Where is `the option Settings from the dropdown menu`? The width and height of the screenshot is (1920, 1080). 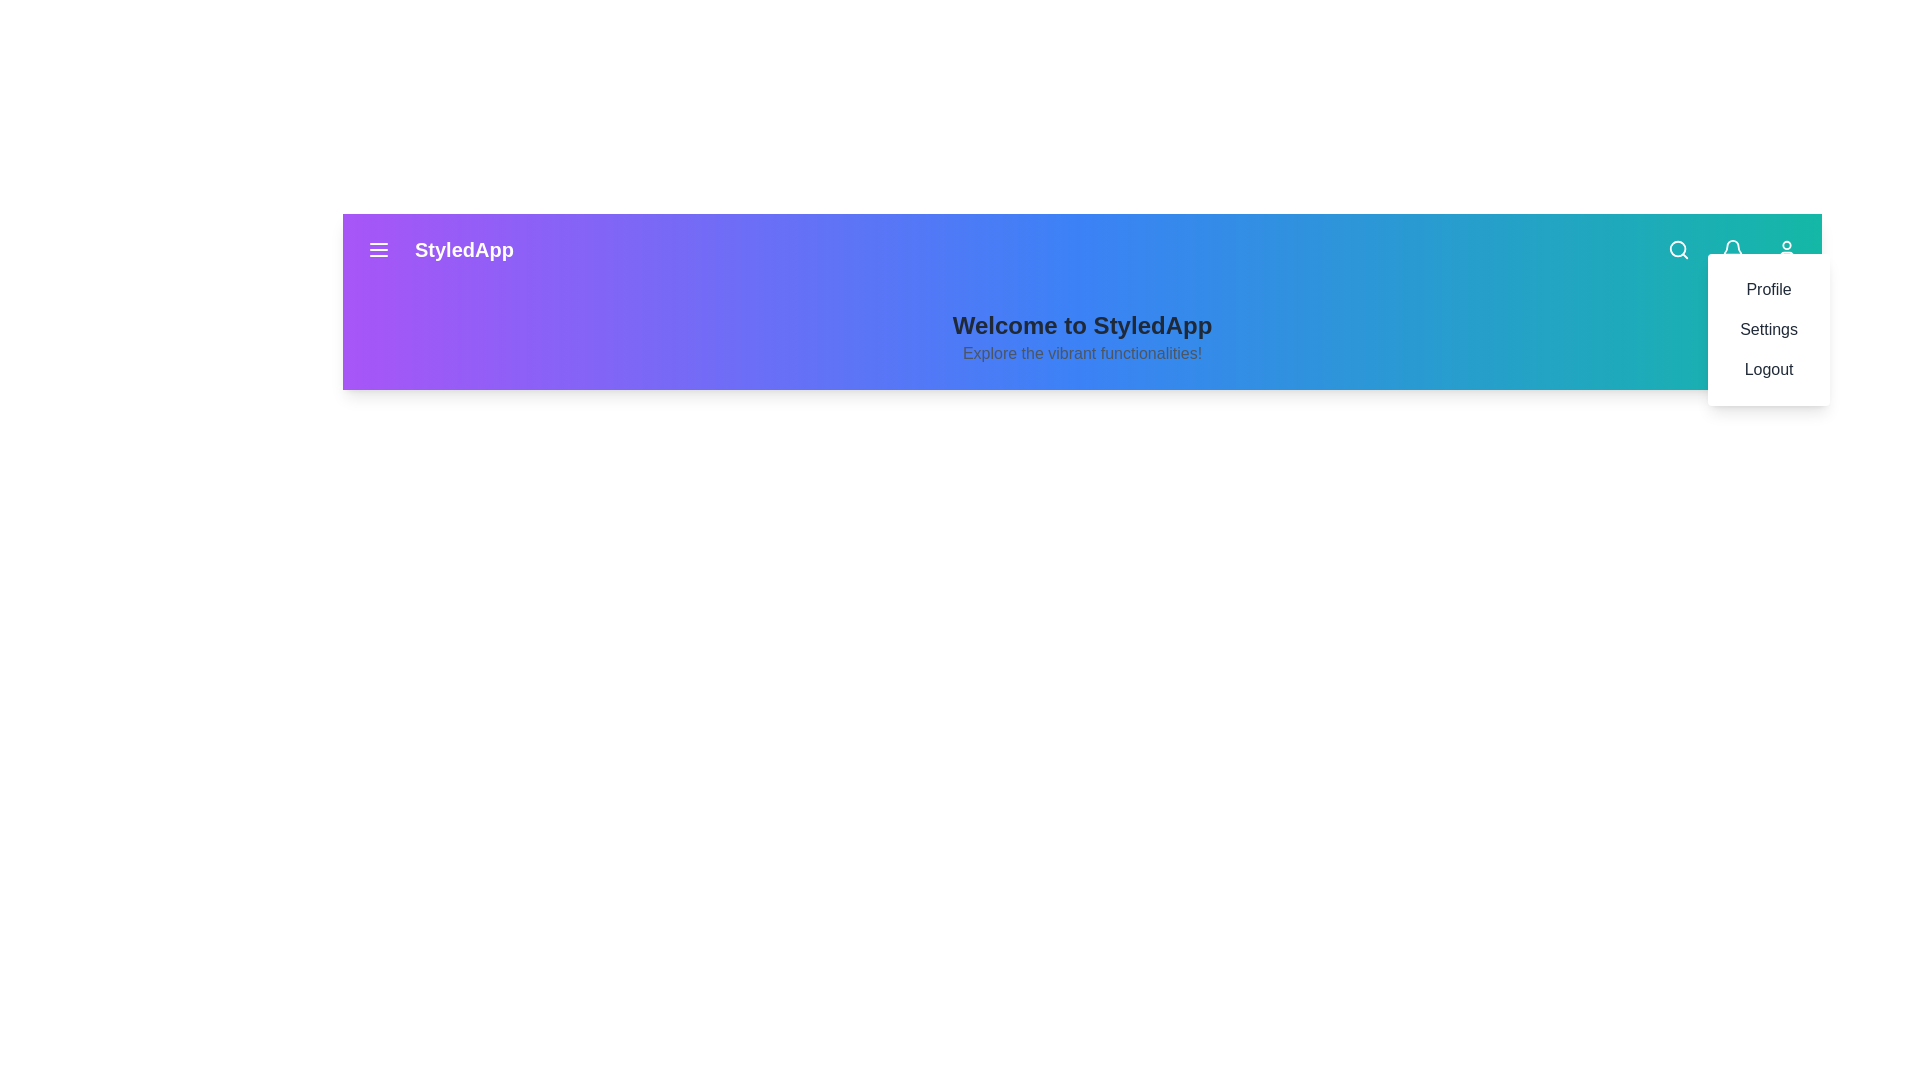 the option Settings from the dropdown menu is located at coordinates (1769, 329).